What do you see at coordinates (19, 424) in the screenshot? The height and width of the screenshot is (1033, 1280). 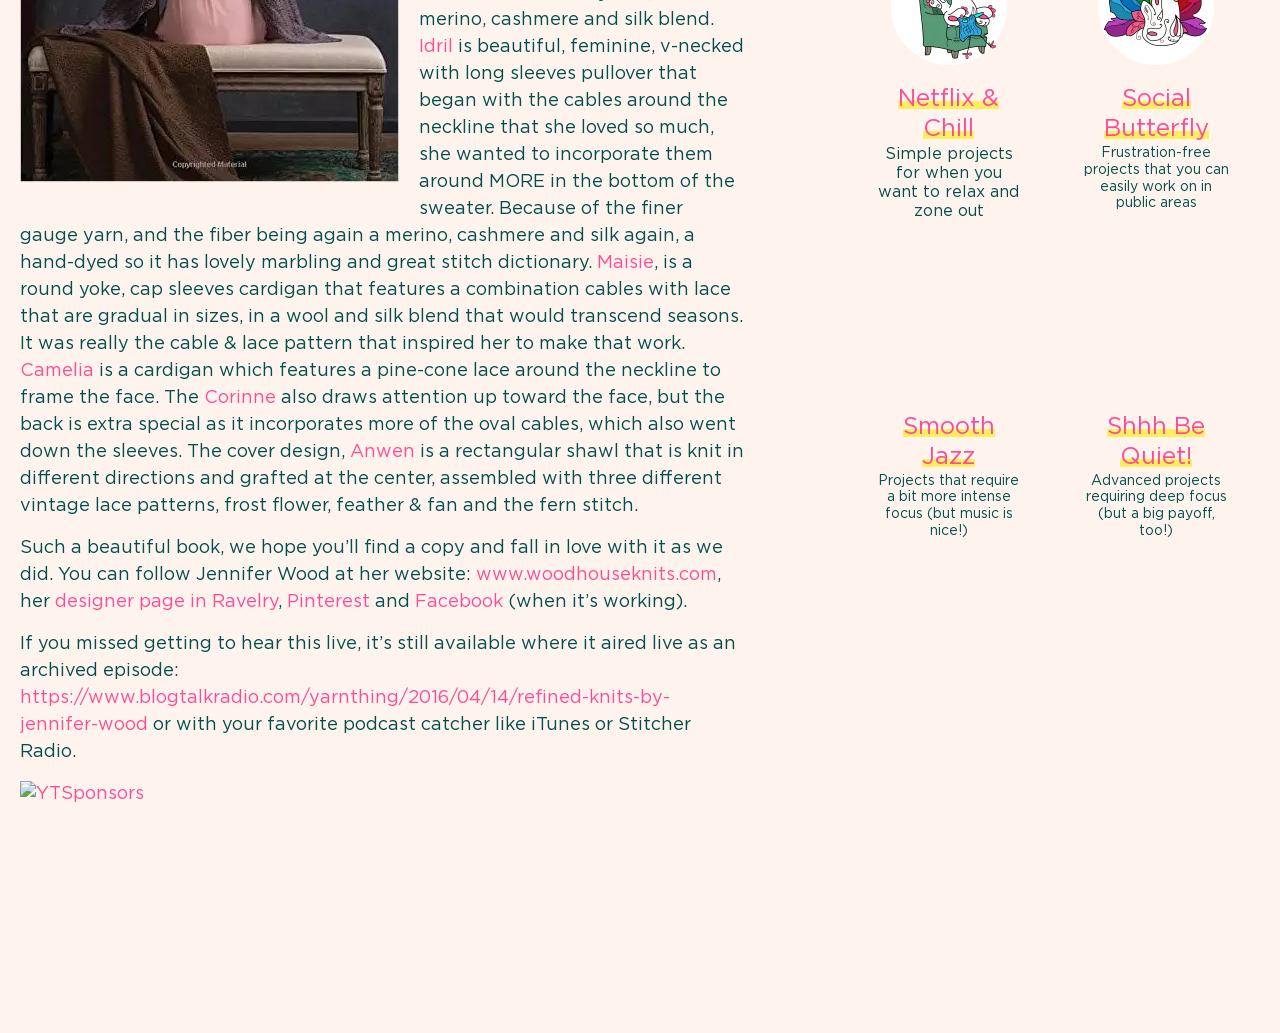 I see `'also draws attention up toward the face, but the back is extra special as it incorporates more of the oval cables, which also went down the sleeves. The cover design,'` at bounding box center [19, 424].